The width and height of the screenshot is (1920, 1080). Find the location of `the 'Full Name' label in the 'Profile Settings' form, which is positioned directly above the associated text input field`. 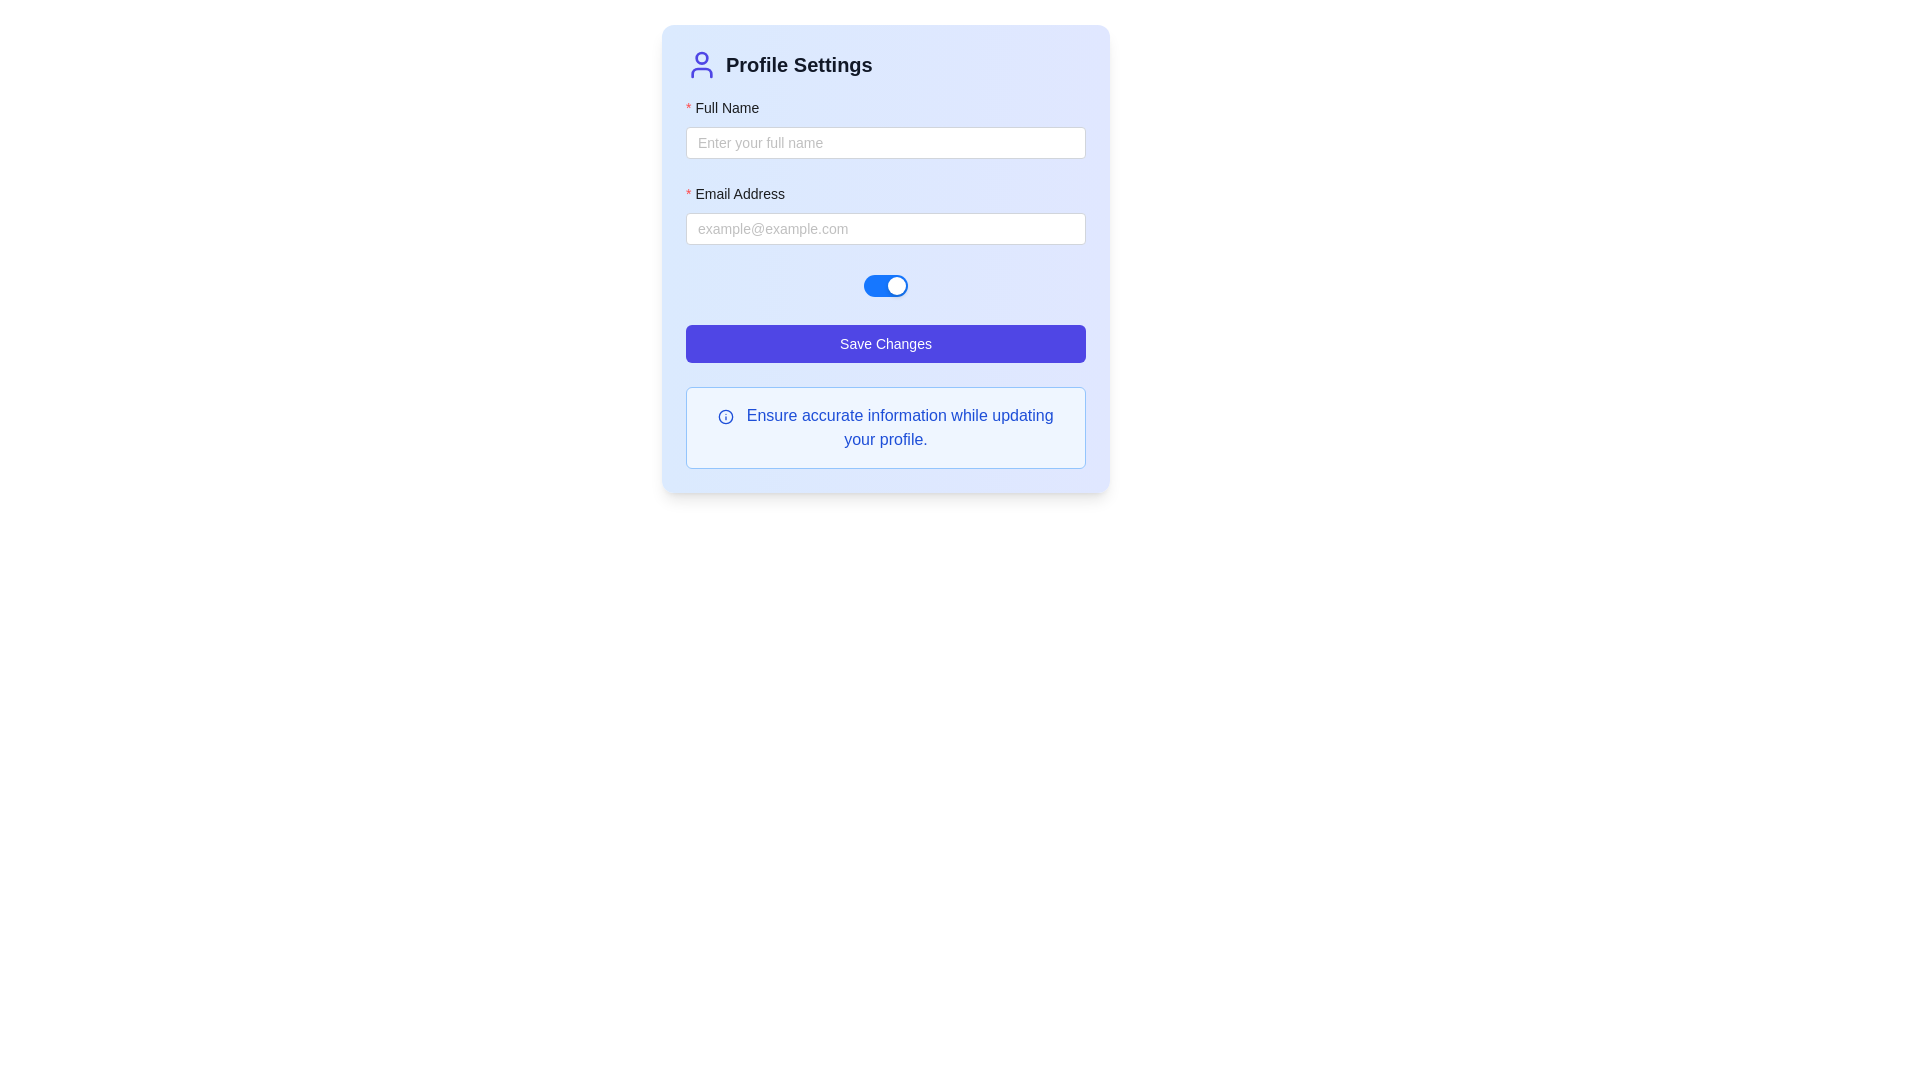

the 'Full Name' label in the 'Profile Settings' form, which is positioned directly above the associated text input field is located at coordinates (728, 108).